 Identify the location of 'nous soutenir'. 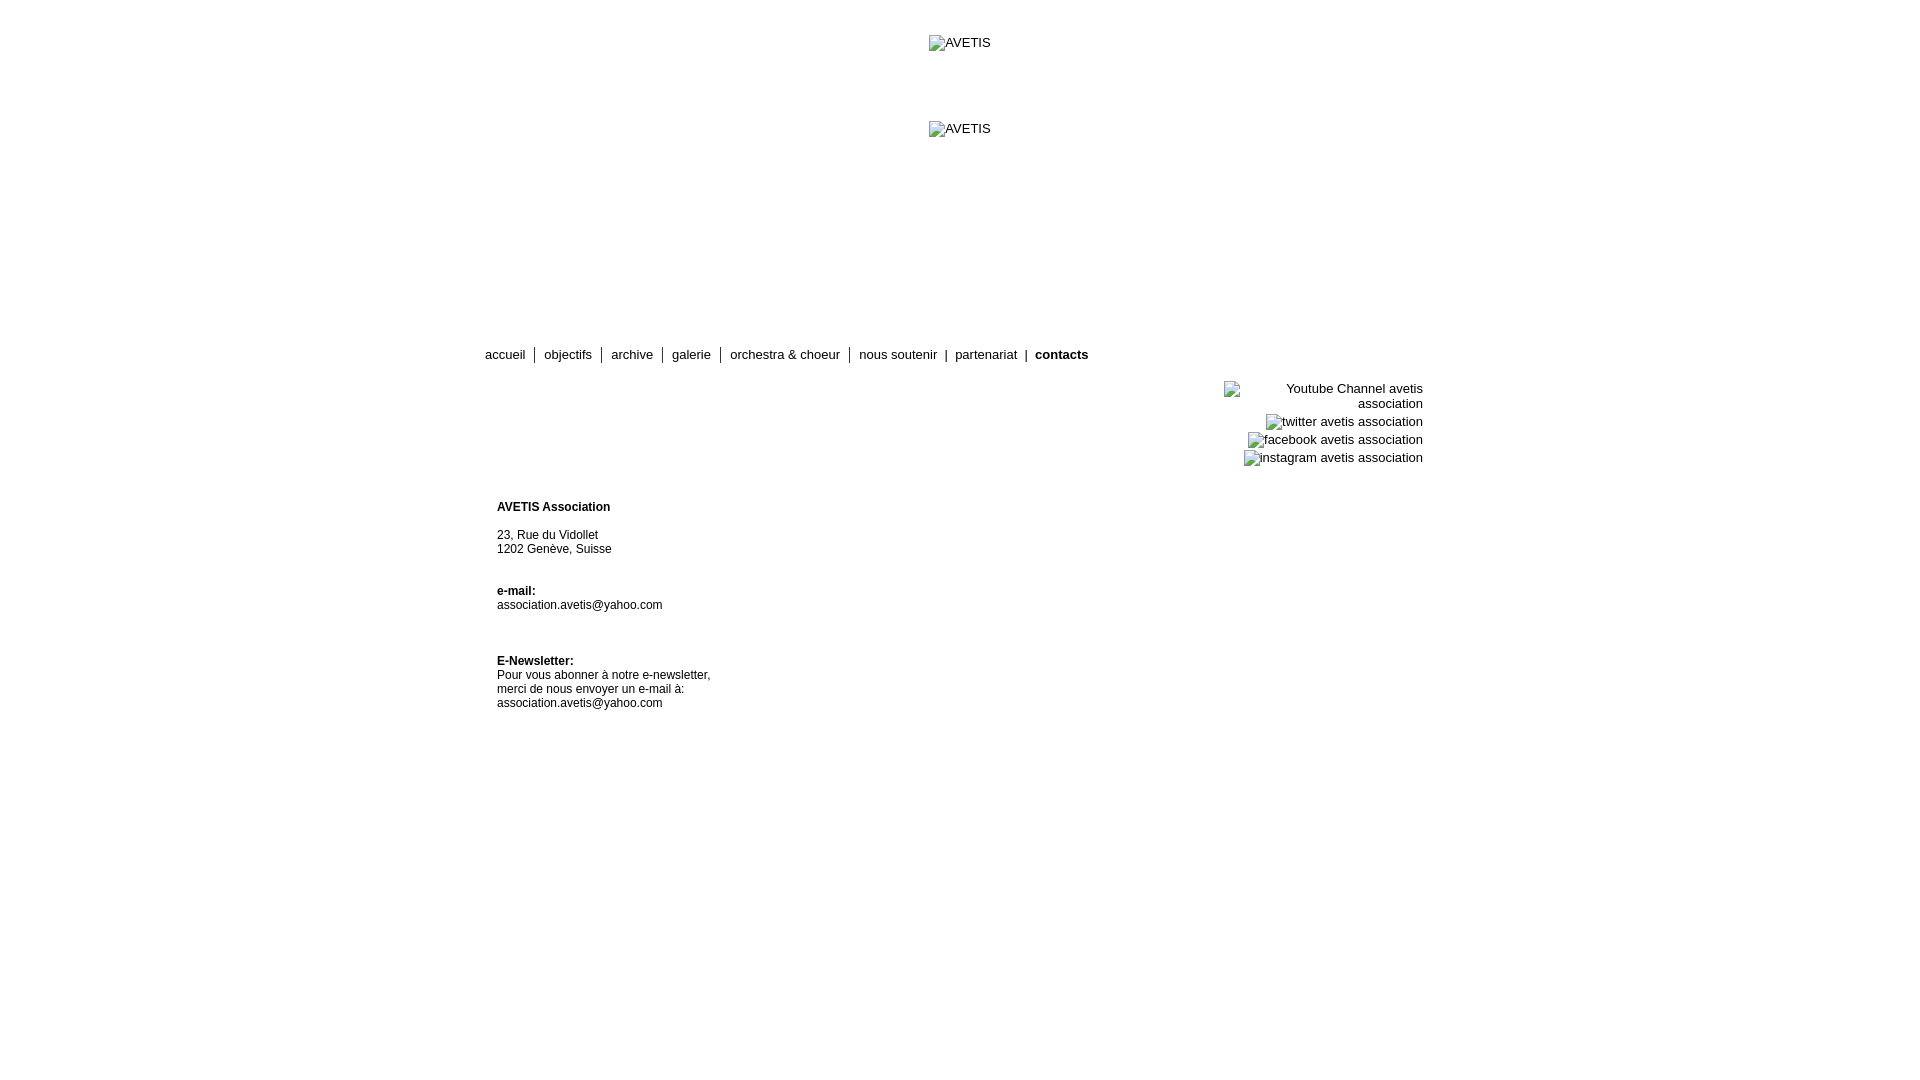
(896, 353).